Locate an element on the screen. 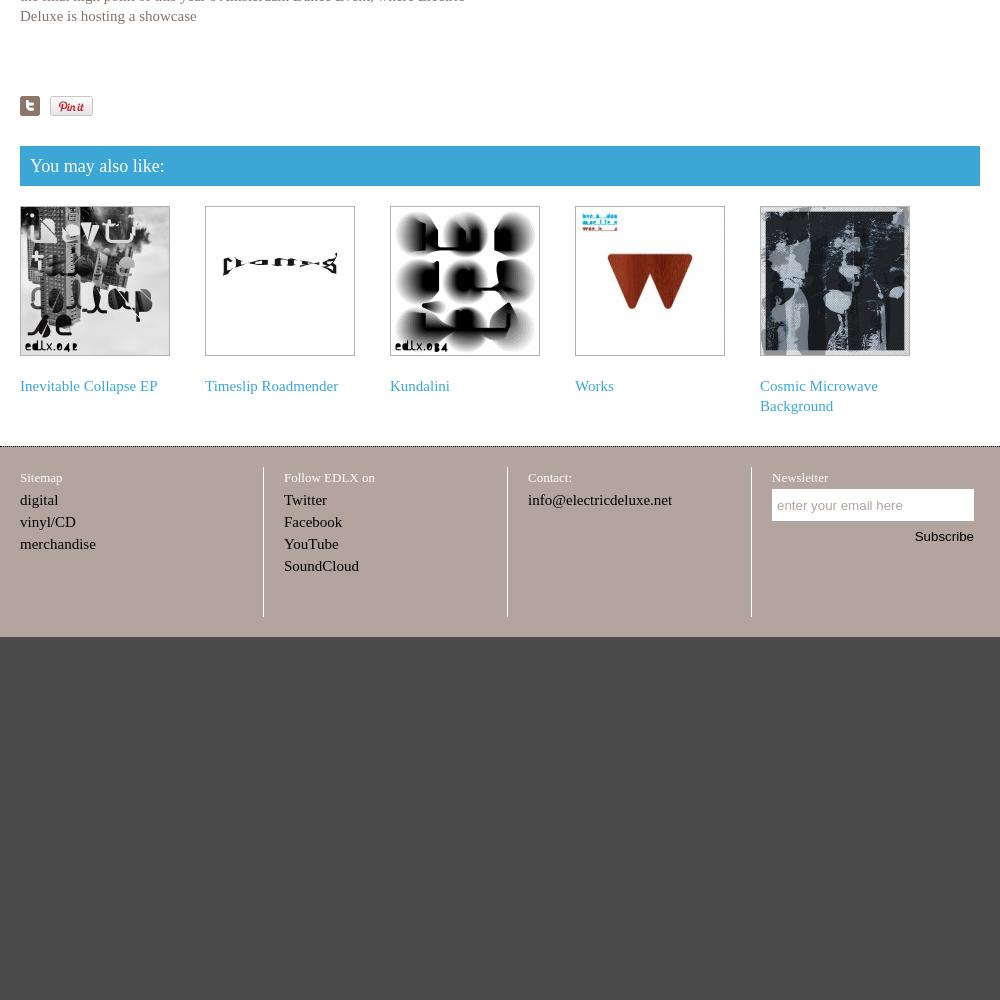 The image size is (1000, 1000). 'Kundalini' is located at coordinates (420, 386).